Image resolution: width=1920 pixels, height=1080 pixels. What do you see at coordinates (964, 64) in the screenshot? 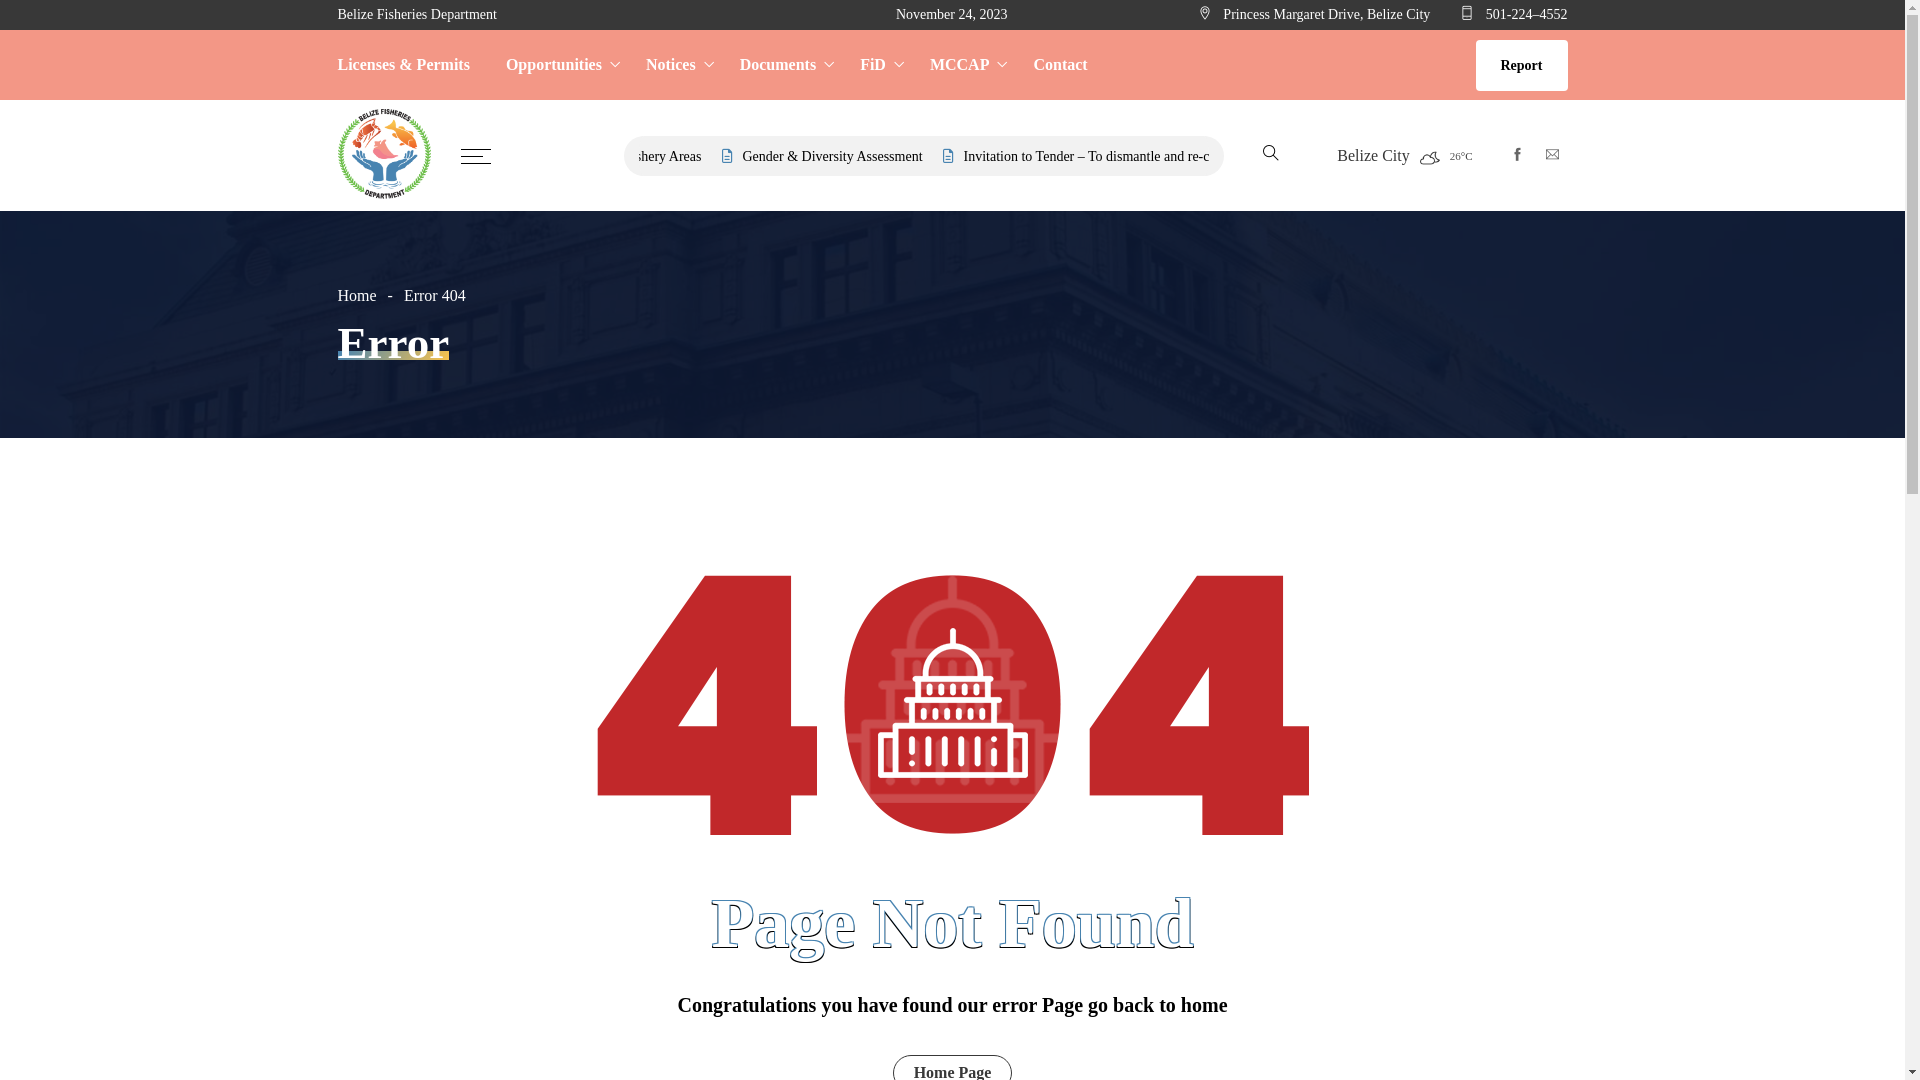
I see `'MCCAP'` at bounding box center [964, 64].